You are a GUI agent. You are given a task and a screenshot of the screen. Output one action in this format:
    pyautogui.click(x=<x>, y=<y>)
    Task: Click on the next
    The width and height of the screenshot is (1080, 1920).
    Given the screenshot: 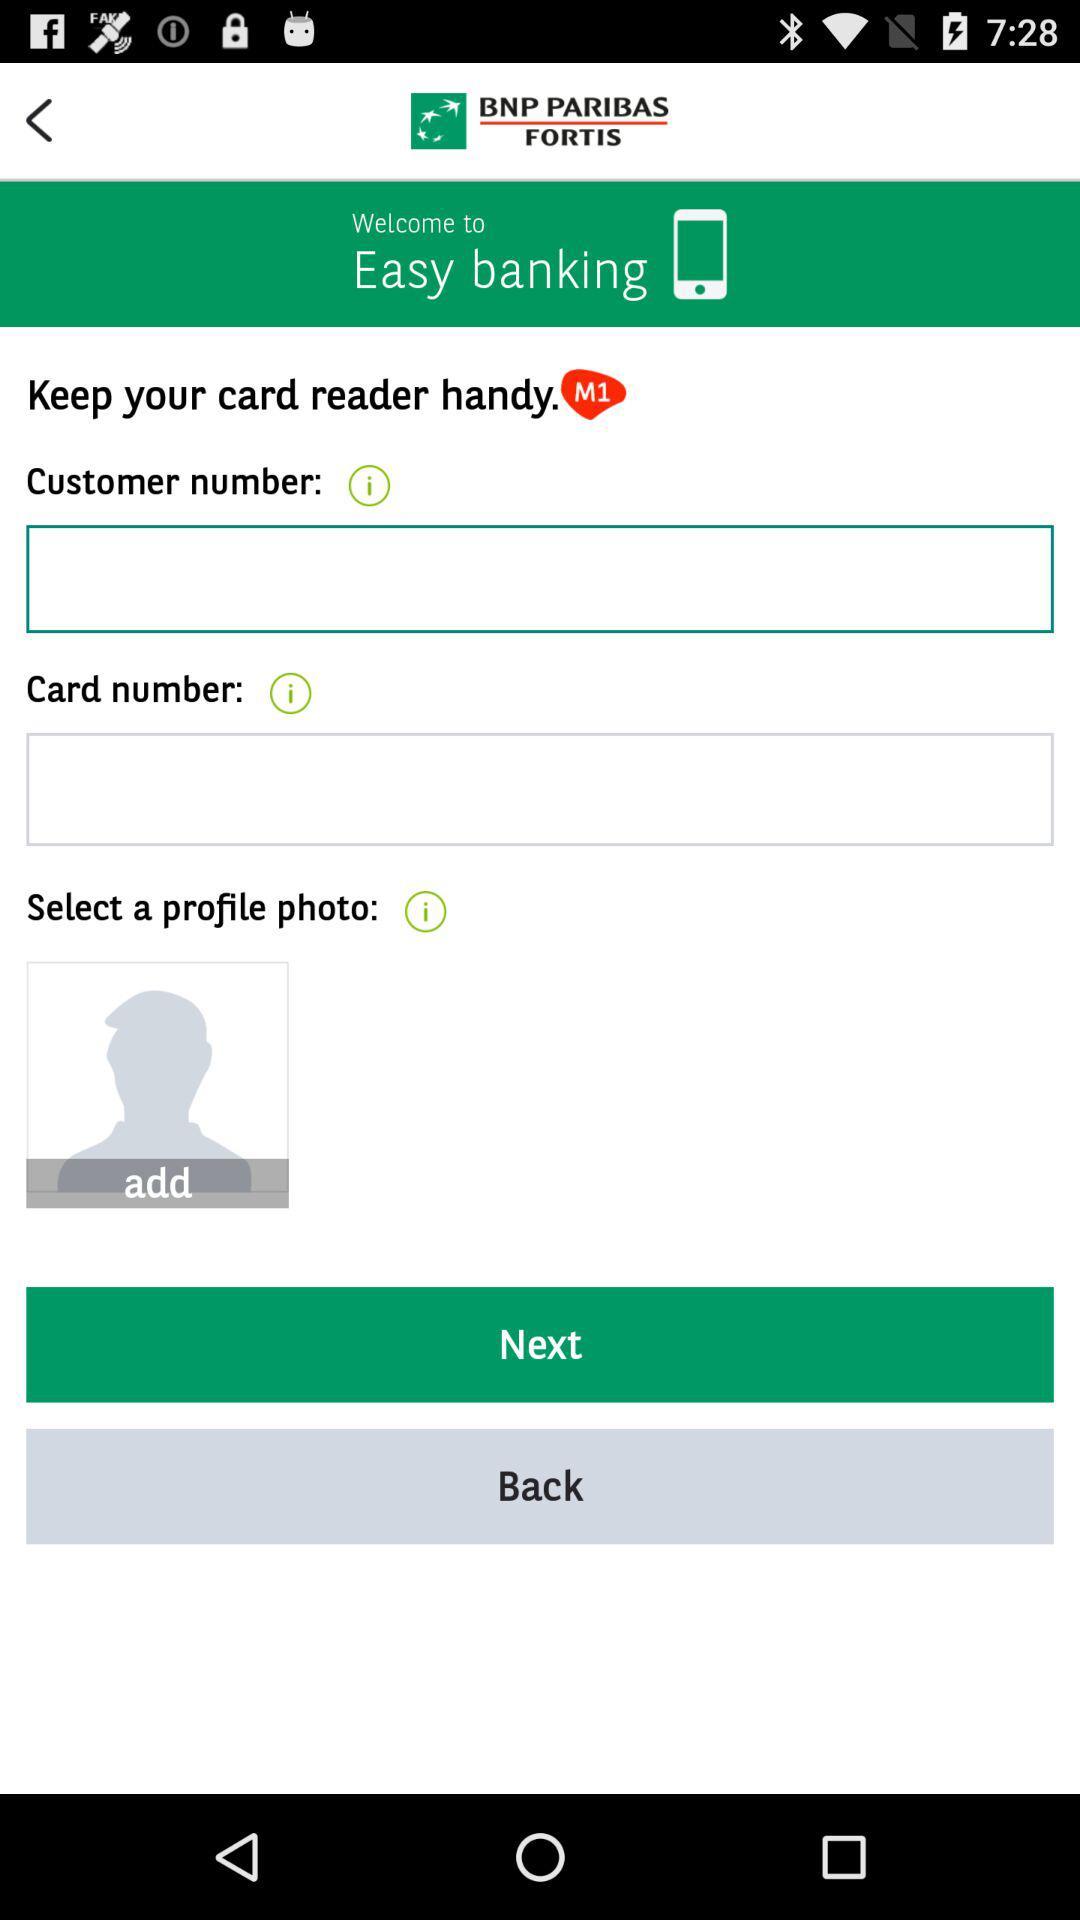 What is the action you would take?
    pyautogui.click(x=540, y=1344)
    